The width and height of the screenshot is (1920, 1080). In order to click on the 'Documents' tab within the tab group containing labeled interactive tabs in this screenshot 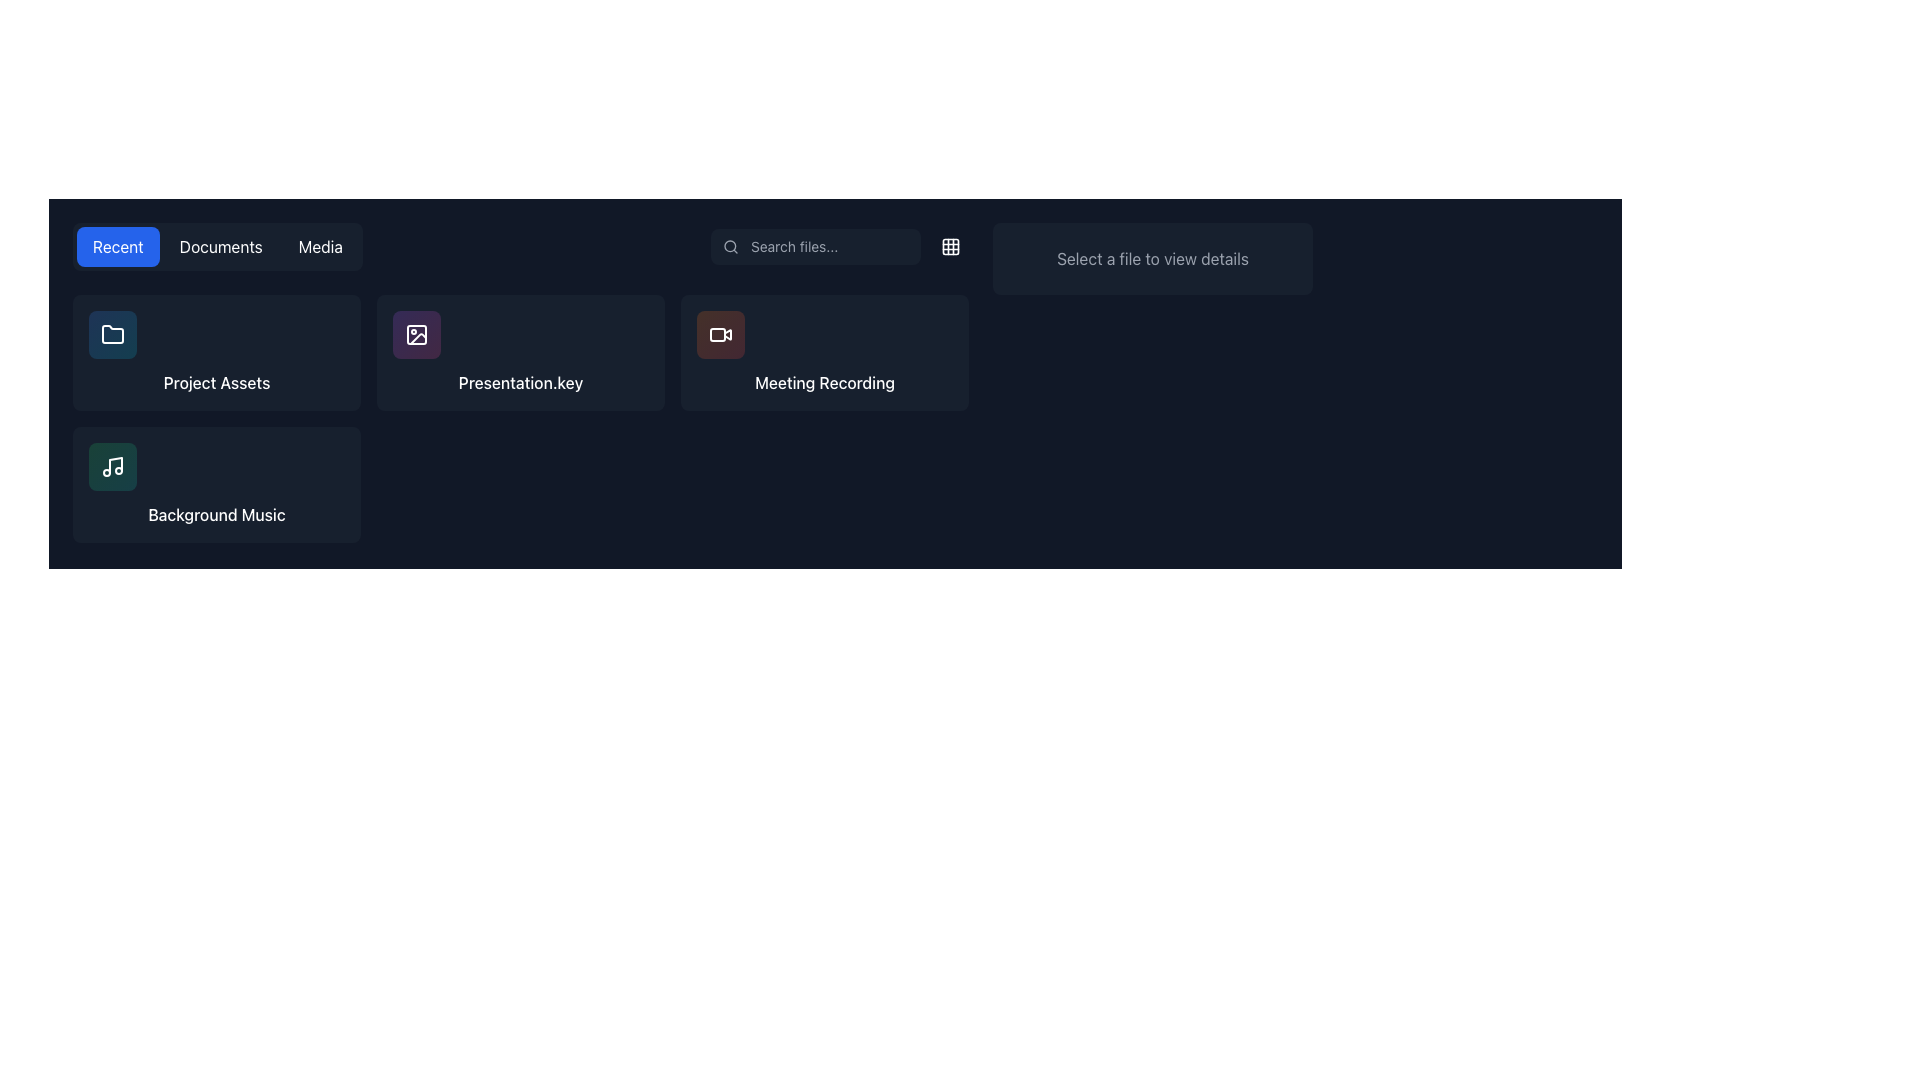, I will do `click(217, 245)`.